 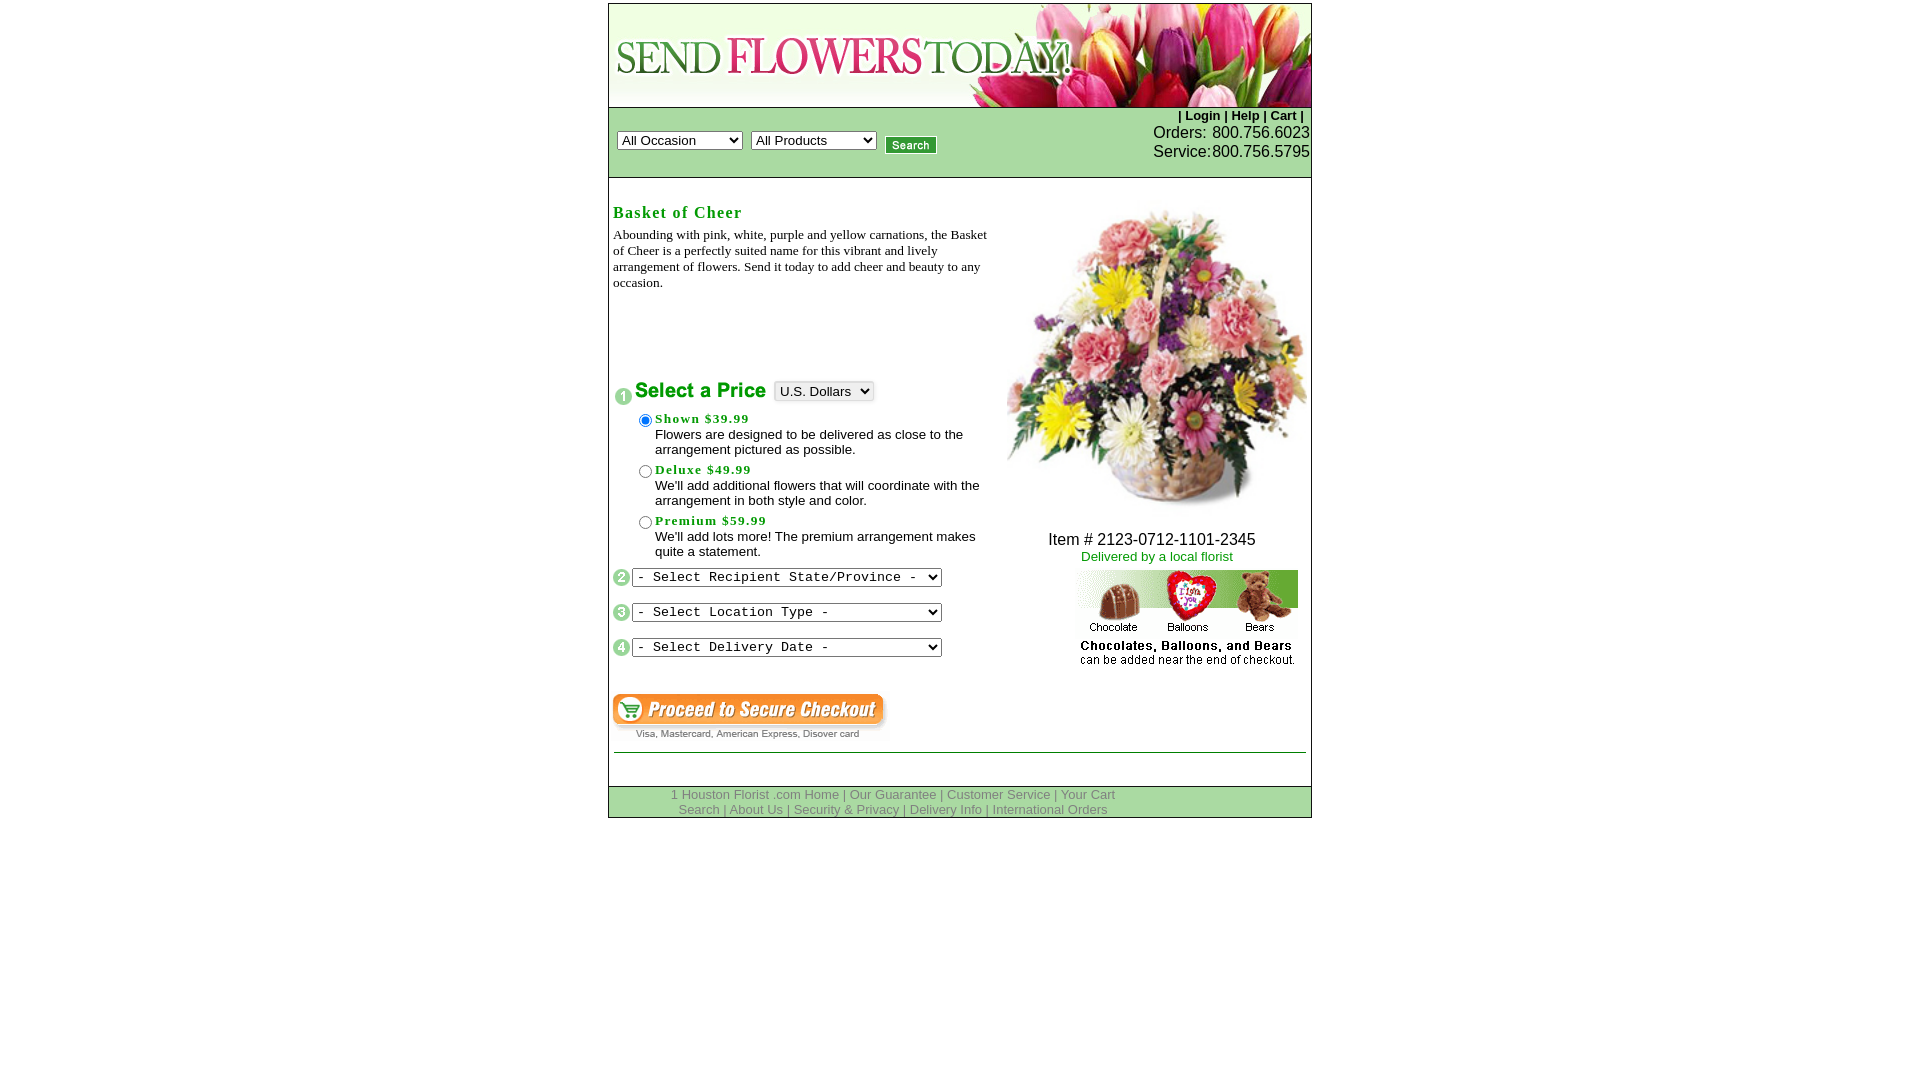 What do you see at coordinates (792, 808) in the screenshot?
I see `'Security & Privacy'` at bounding box center [792, 808].